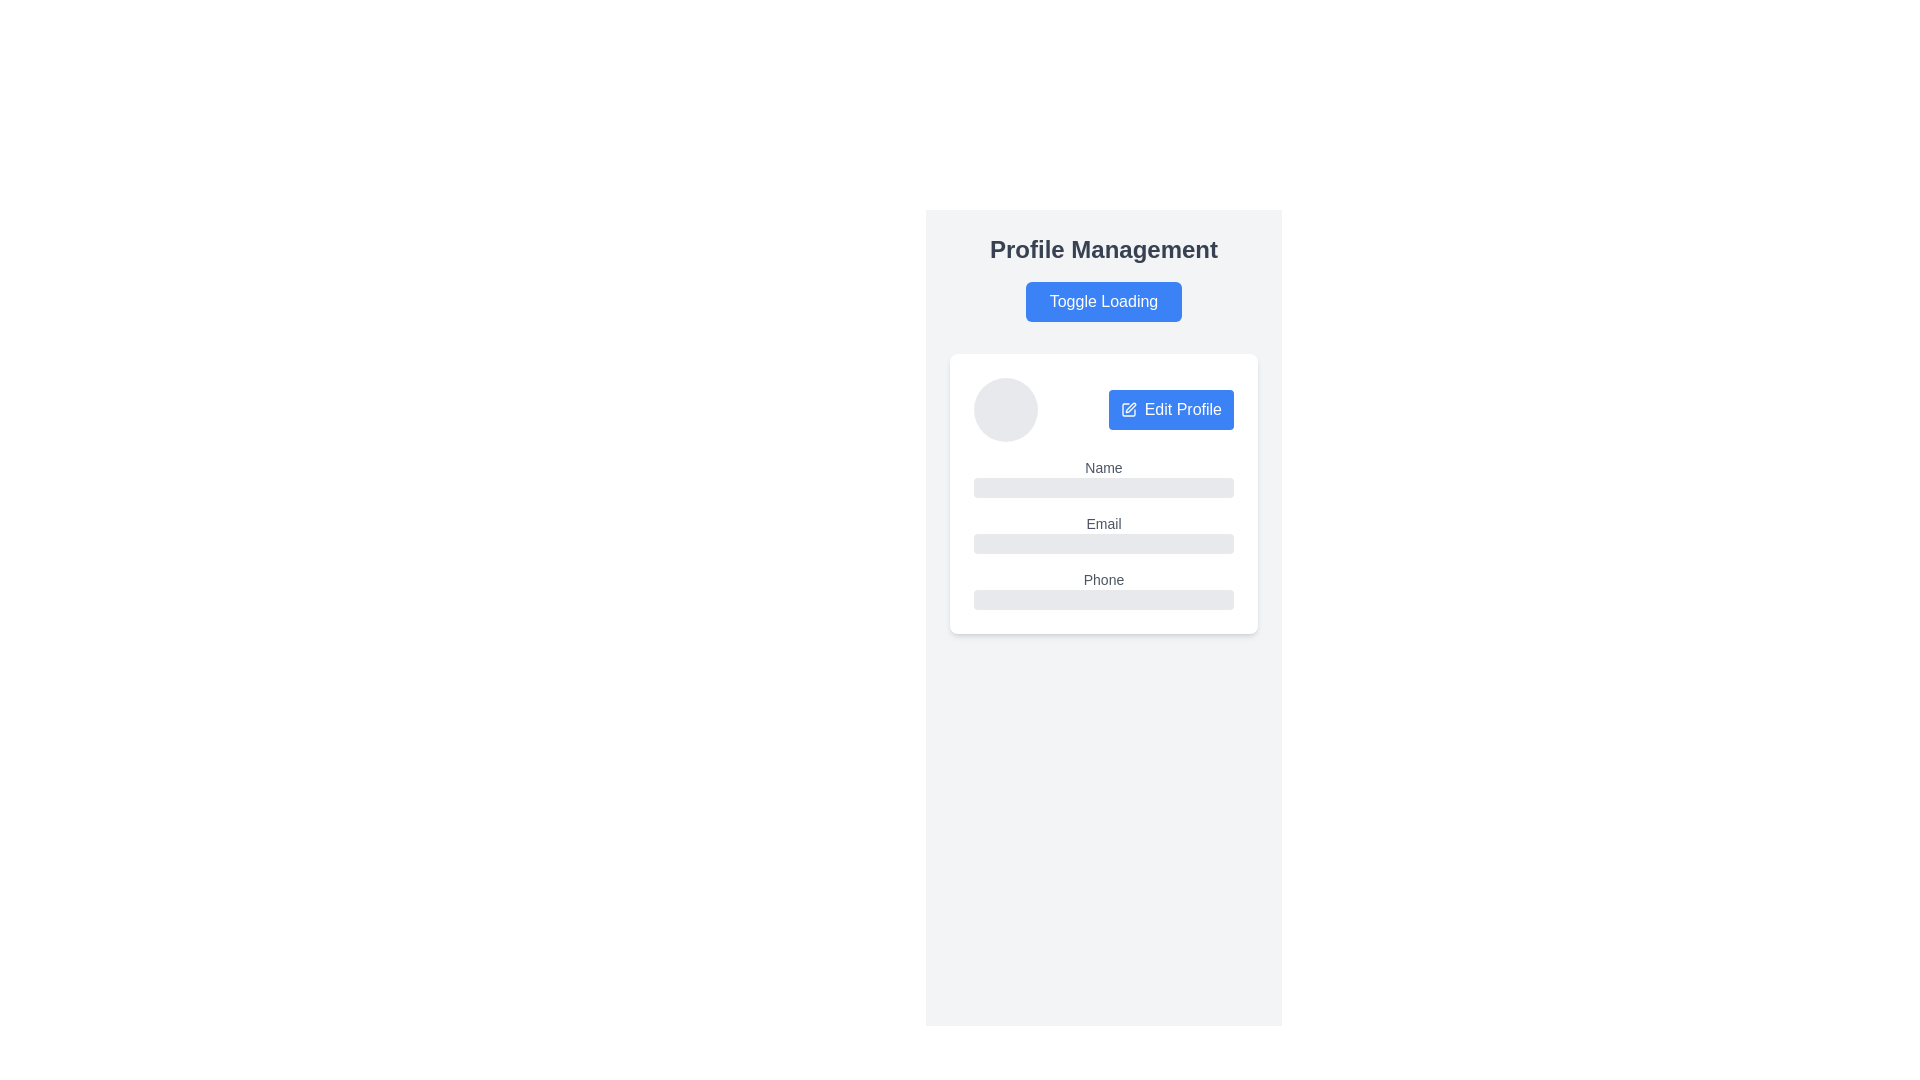 This screenshot has height=1080, width=1920. Describe the element at coordinates (1130, 407) in the screenshot. I see `the icon component within the SVG that represents a pen or writing tool, located in the 'Edit Profile' button in the upper section of the form card` at that location.